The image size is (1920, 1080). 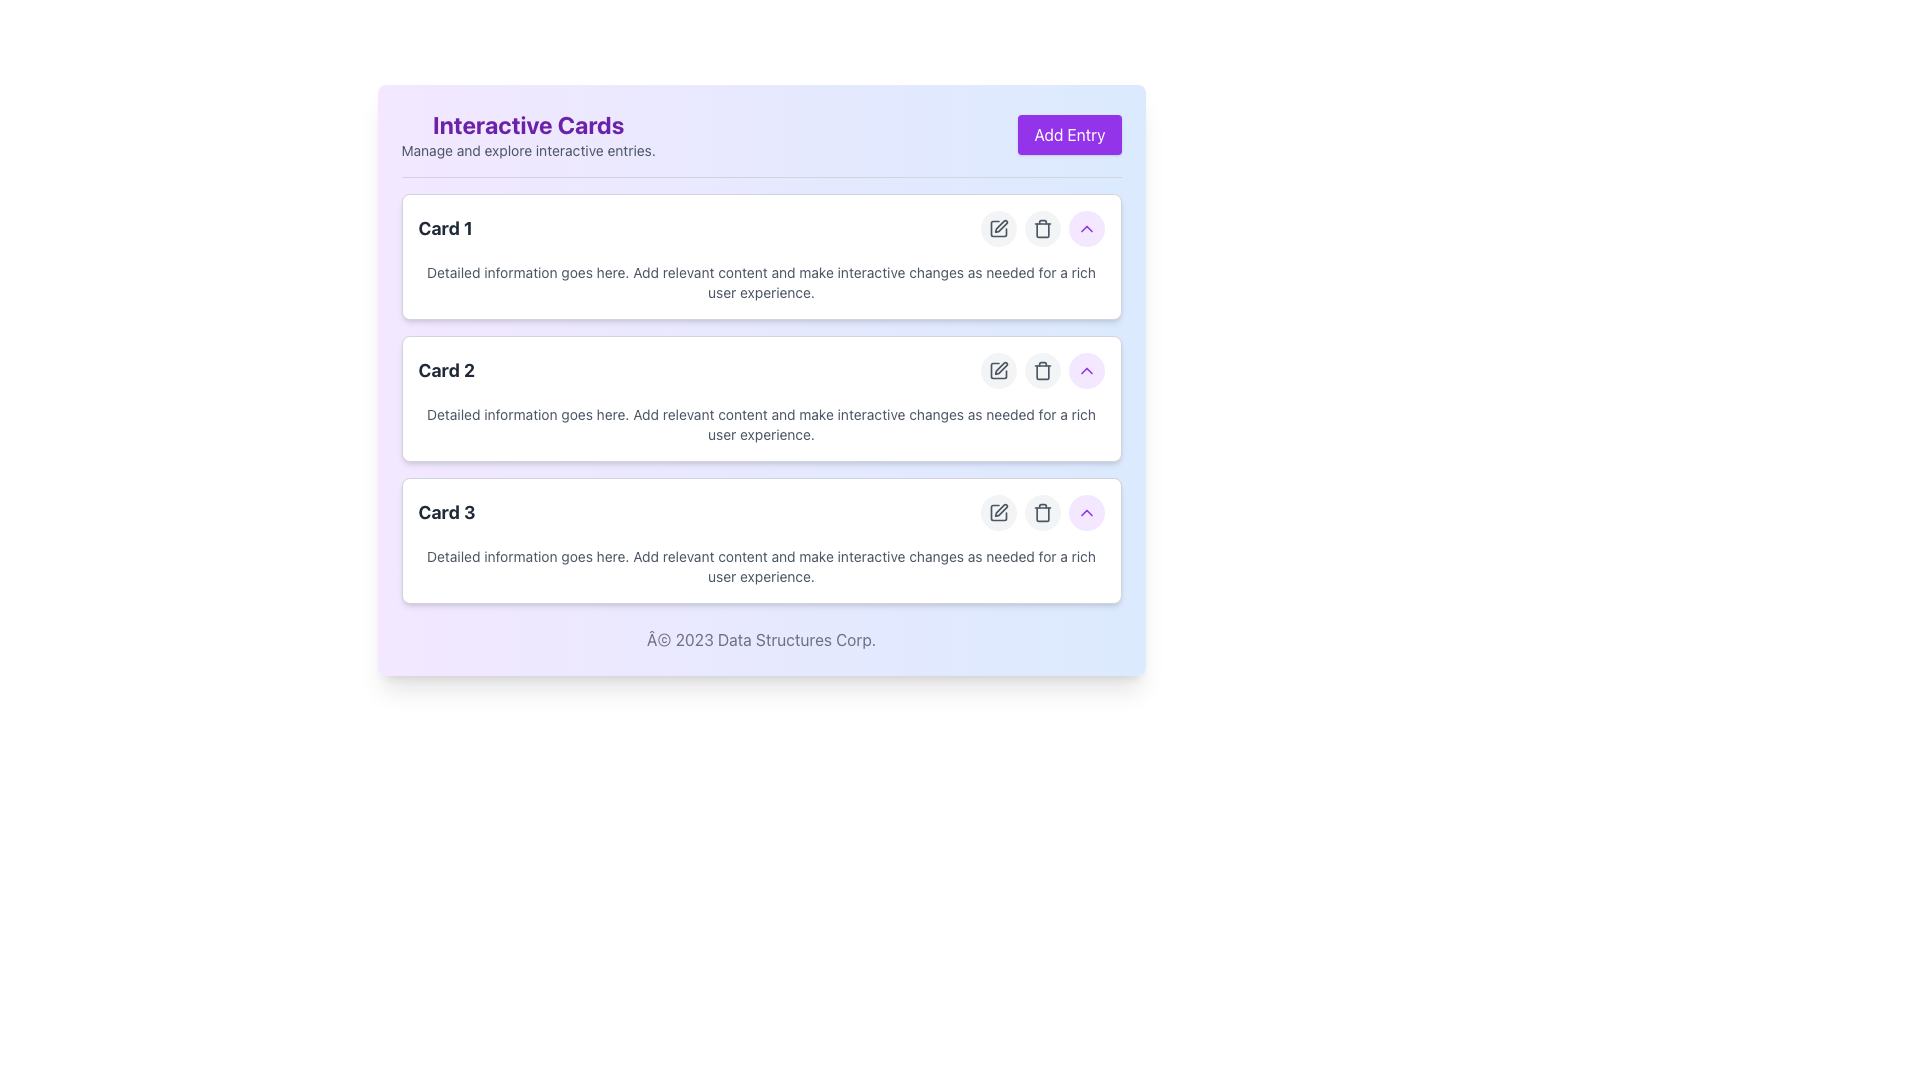 What do you see at coordinates (998, 370) in the screenshot?
I see `the pen icon within the circular button on the right side of the second card in the vertical list of cards` at bounding box center [998, 370].